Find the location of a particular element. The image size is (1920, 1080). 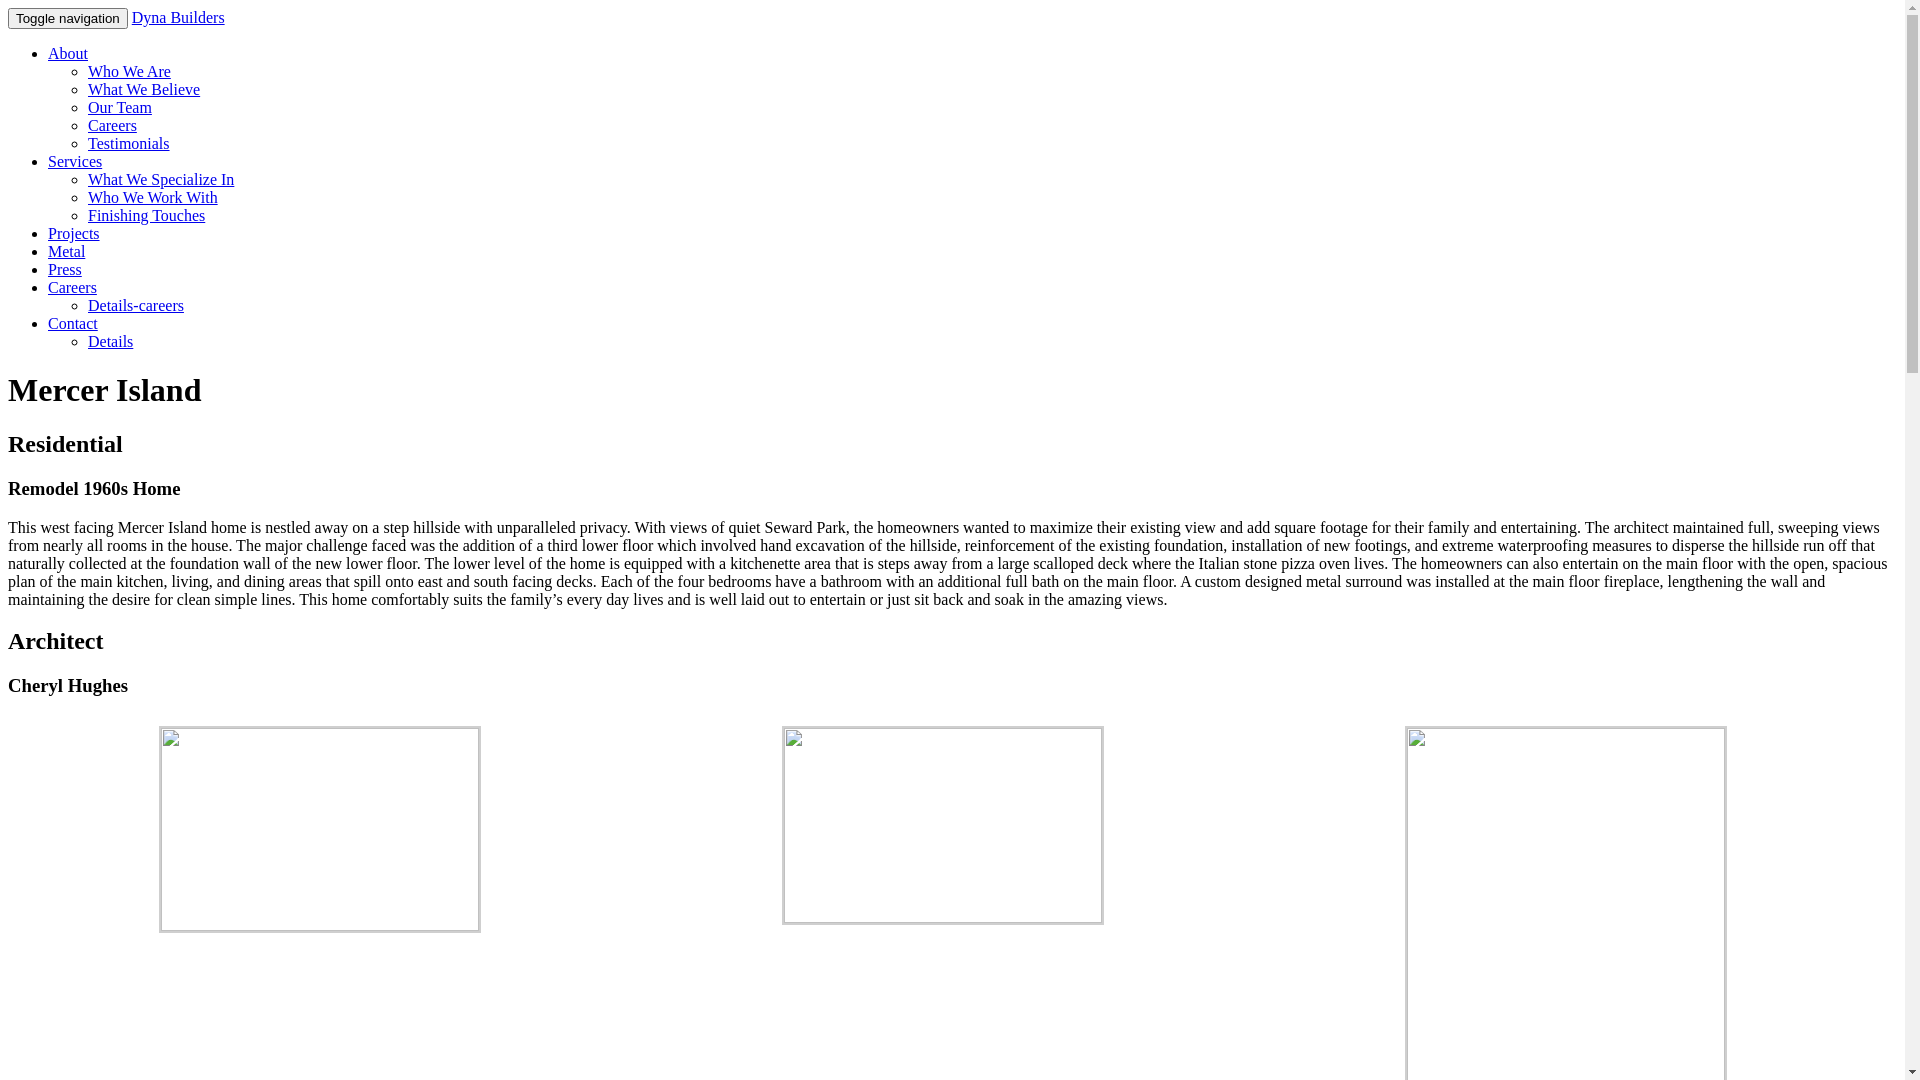

'Careers' is located at coordinates (111, 125).